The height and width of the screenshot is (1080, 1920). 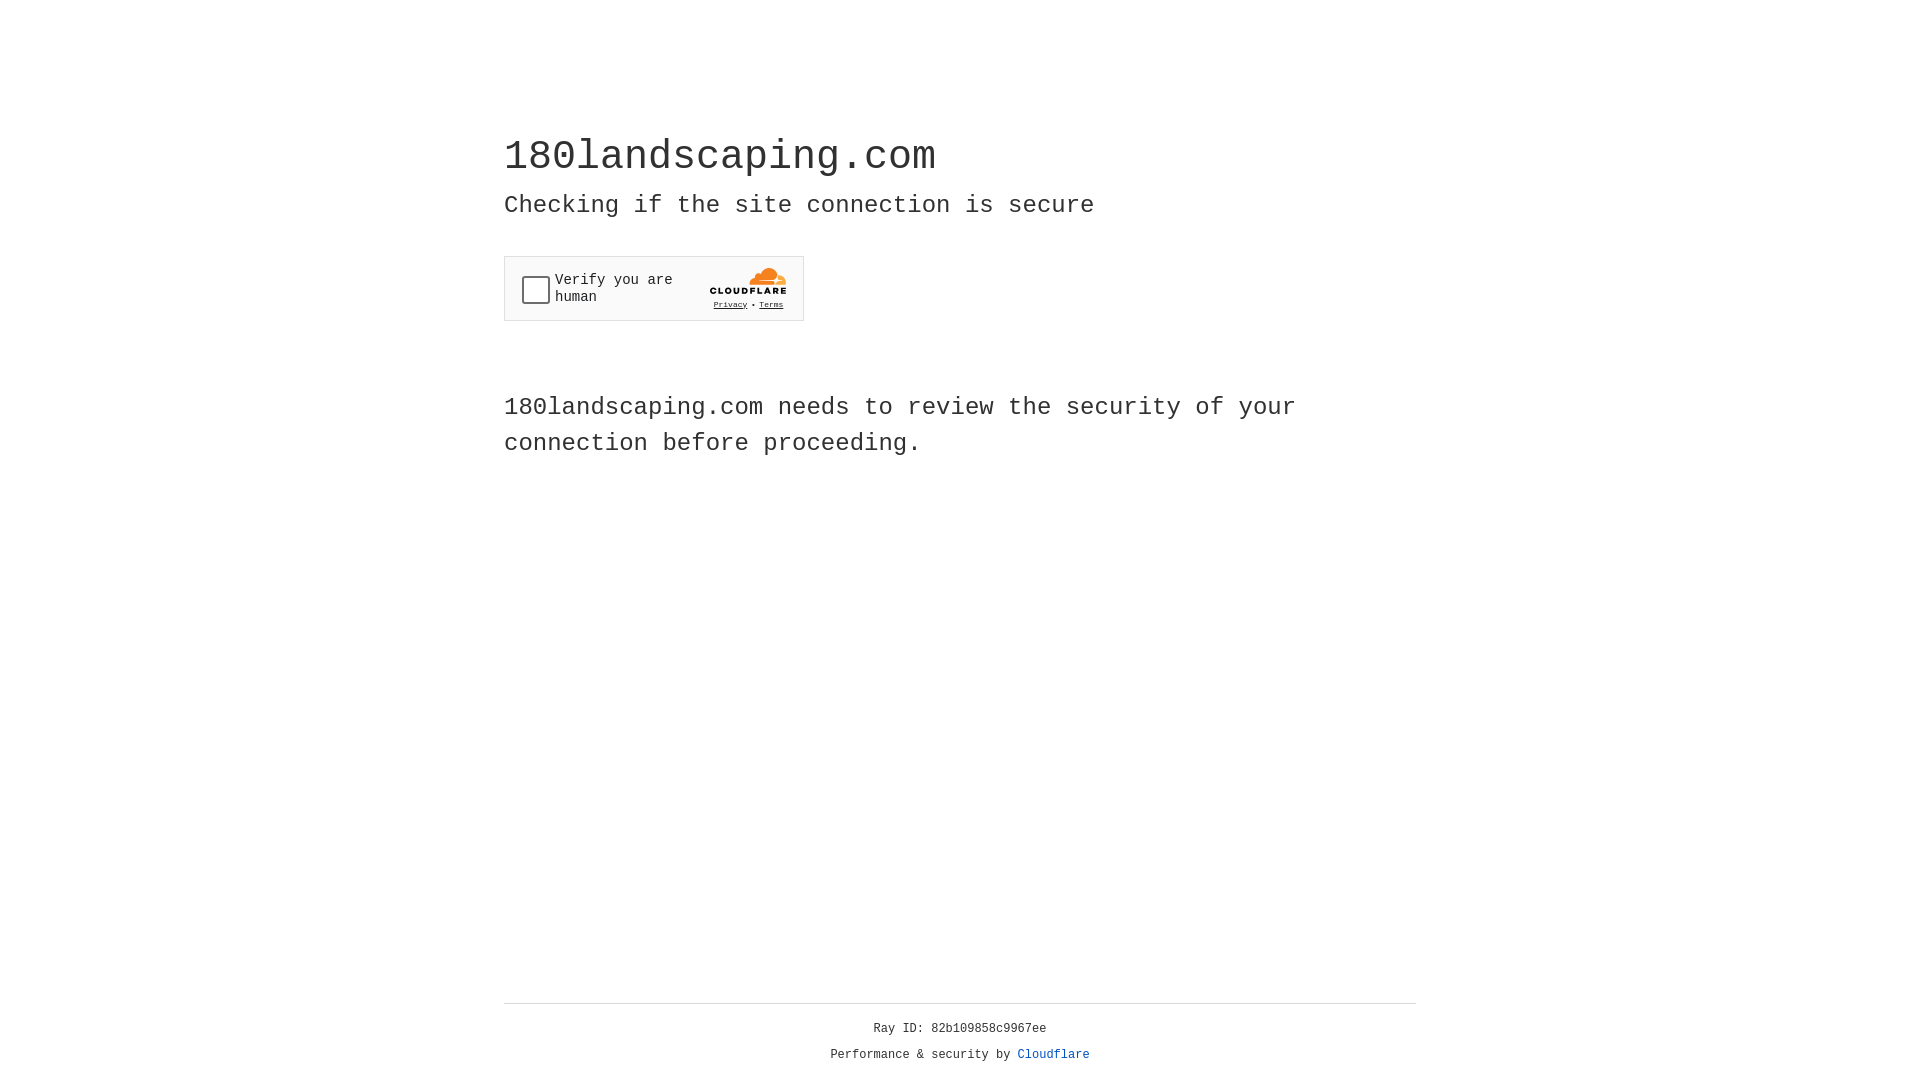 I want to click on 'Widget containing a Cloudflare security challenge', so click(x=653, y=288).